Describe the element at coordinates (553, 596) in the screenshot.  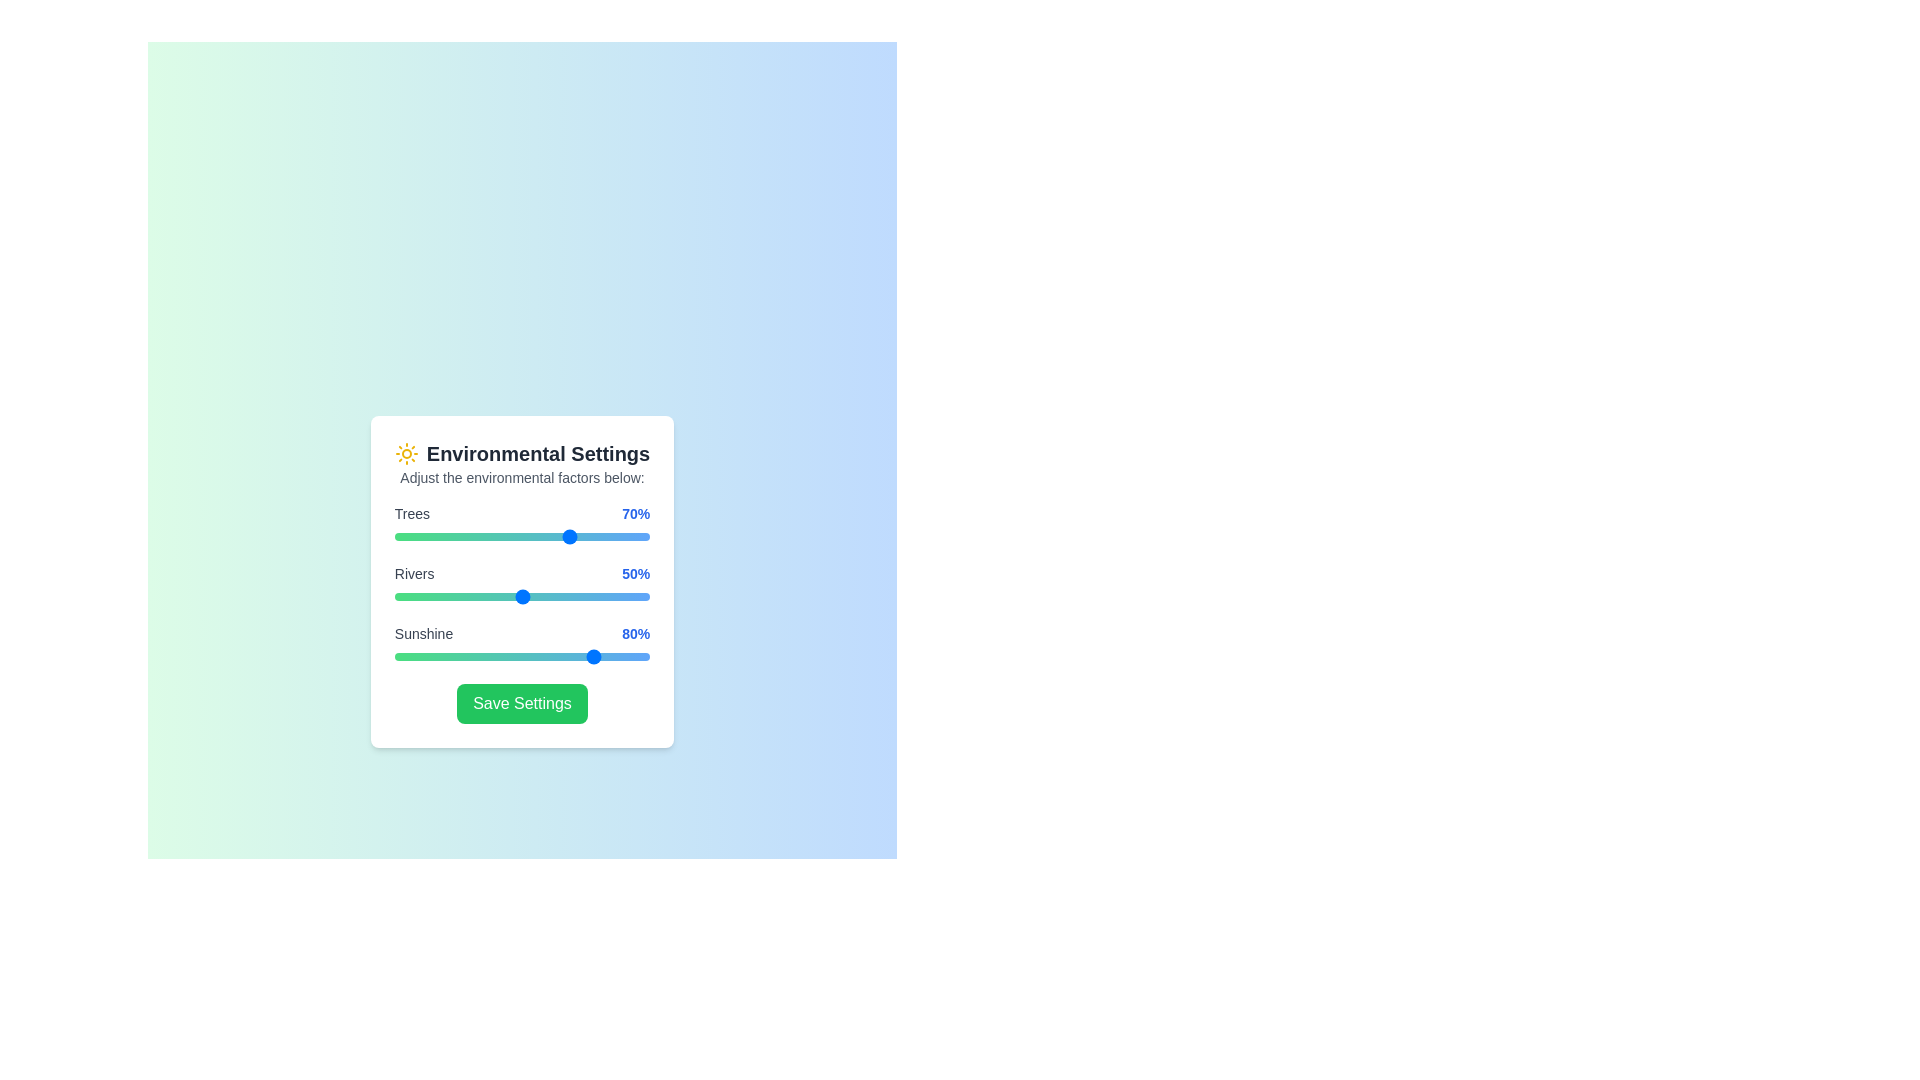
I see `the 1 slider to 62%` at that location.